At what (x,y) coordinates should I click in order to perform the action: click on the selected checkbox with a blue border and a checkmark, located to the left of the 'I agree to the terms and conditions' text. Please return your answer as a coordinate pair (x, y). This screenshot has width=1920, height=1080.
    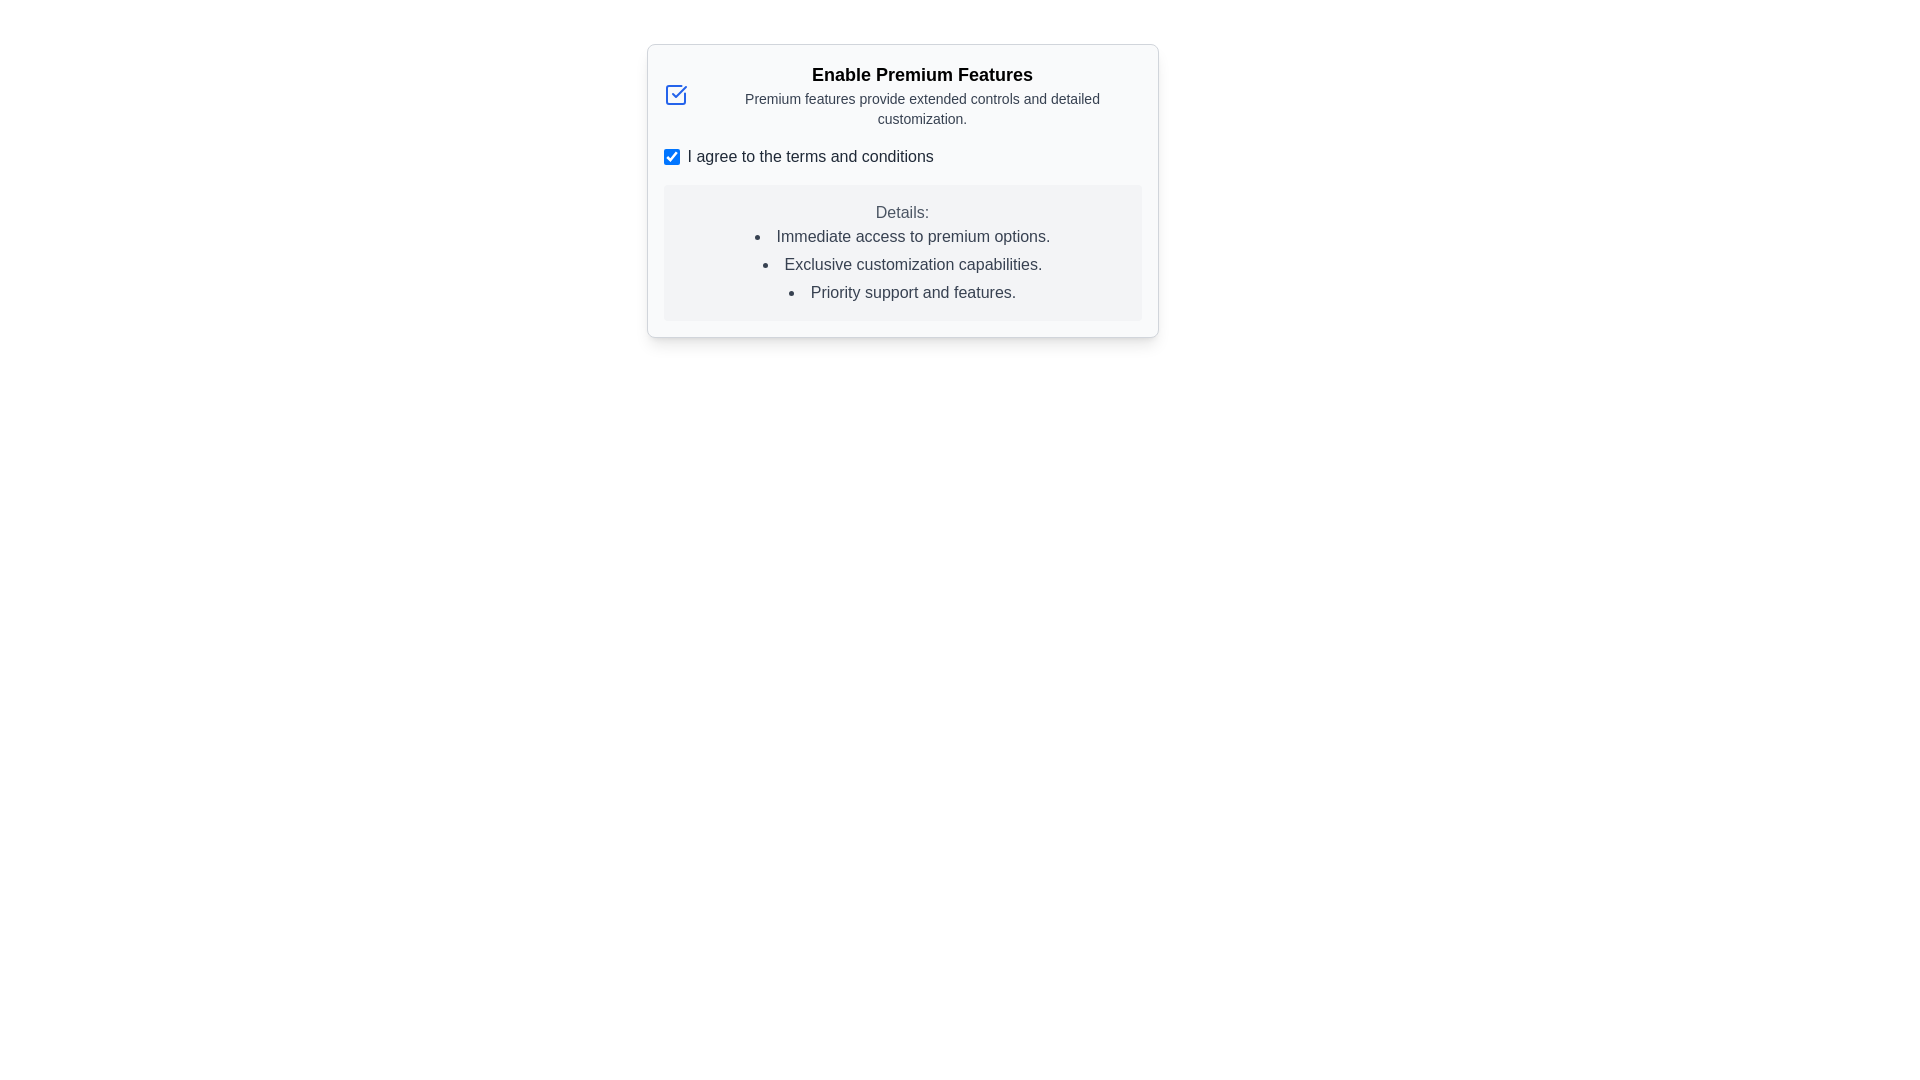
    Looking at the image, I should click on (671, 156).